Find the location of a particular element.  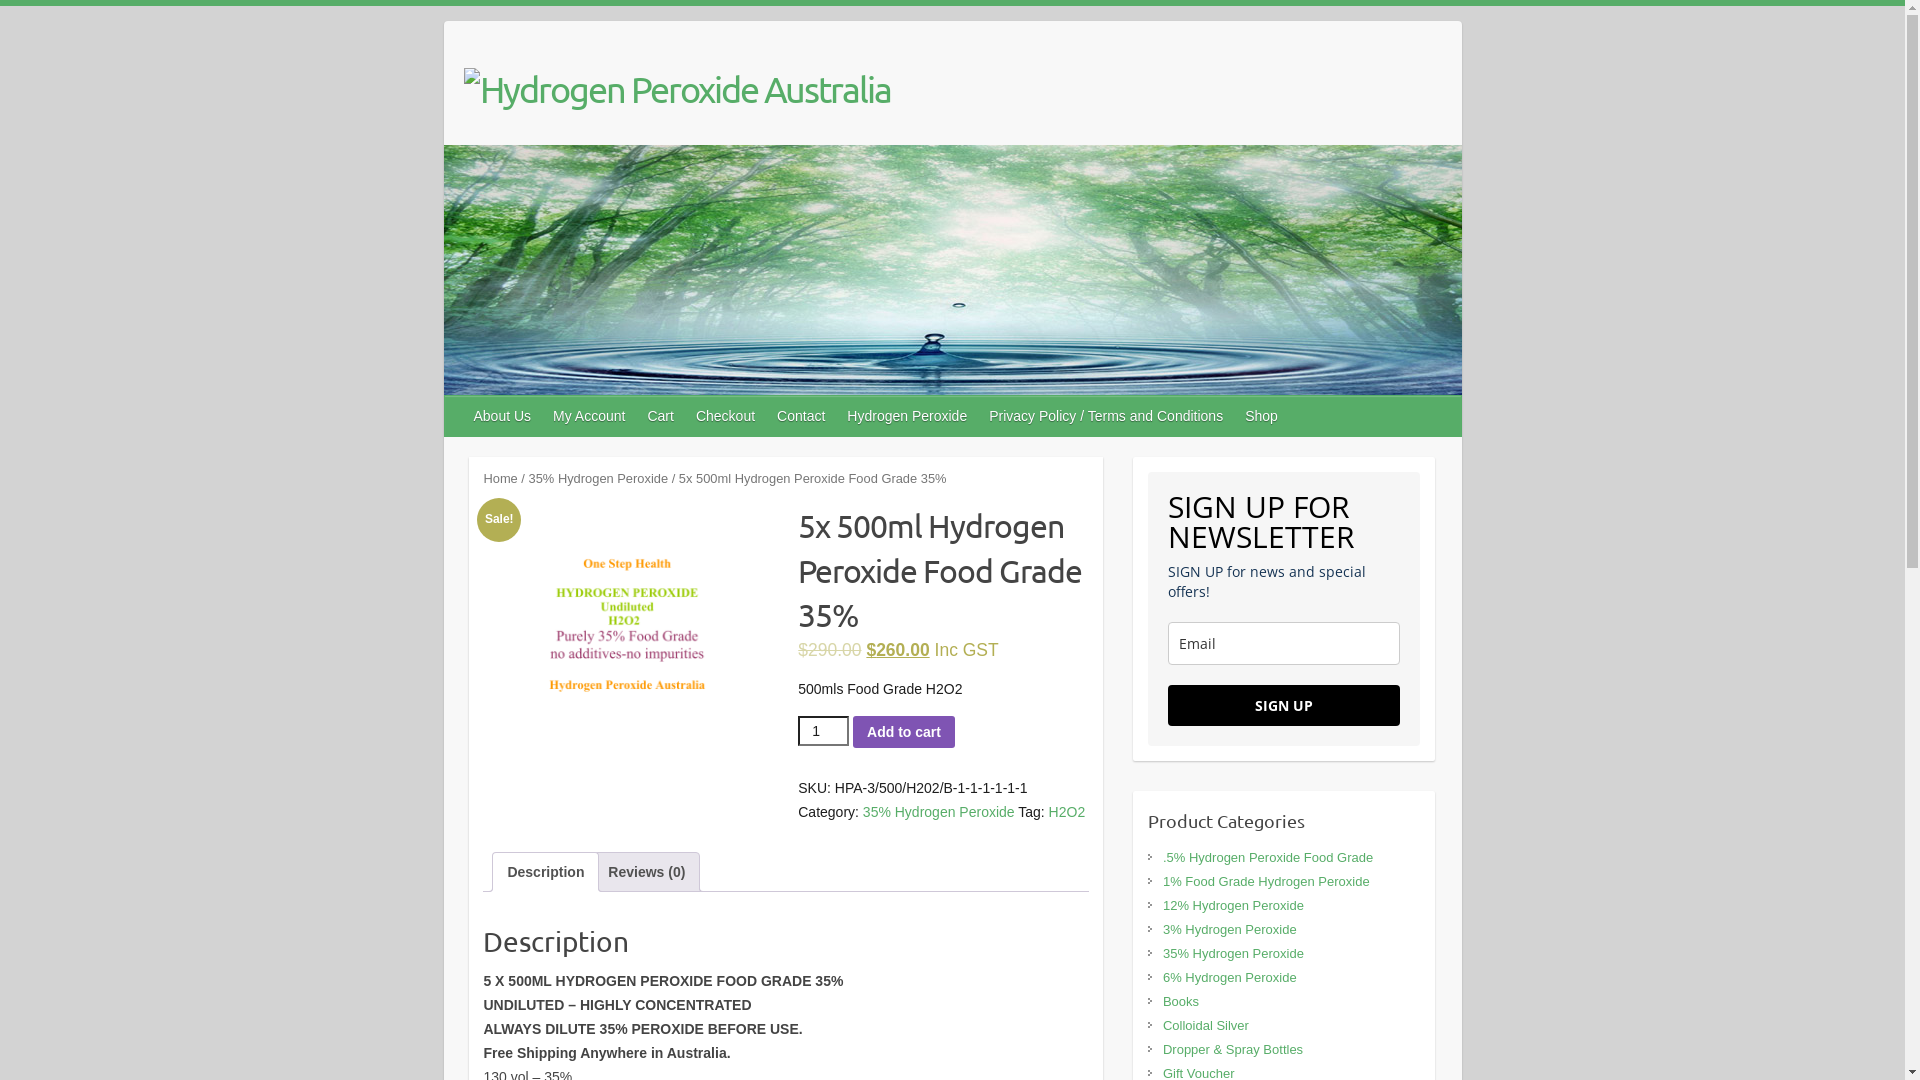

'Books' is located at coordinates (1180, 1001).